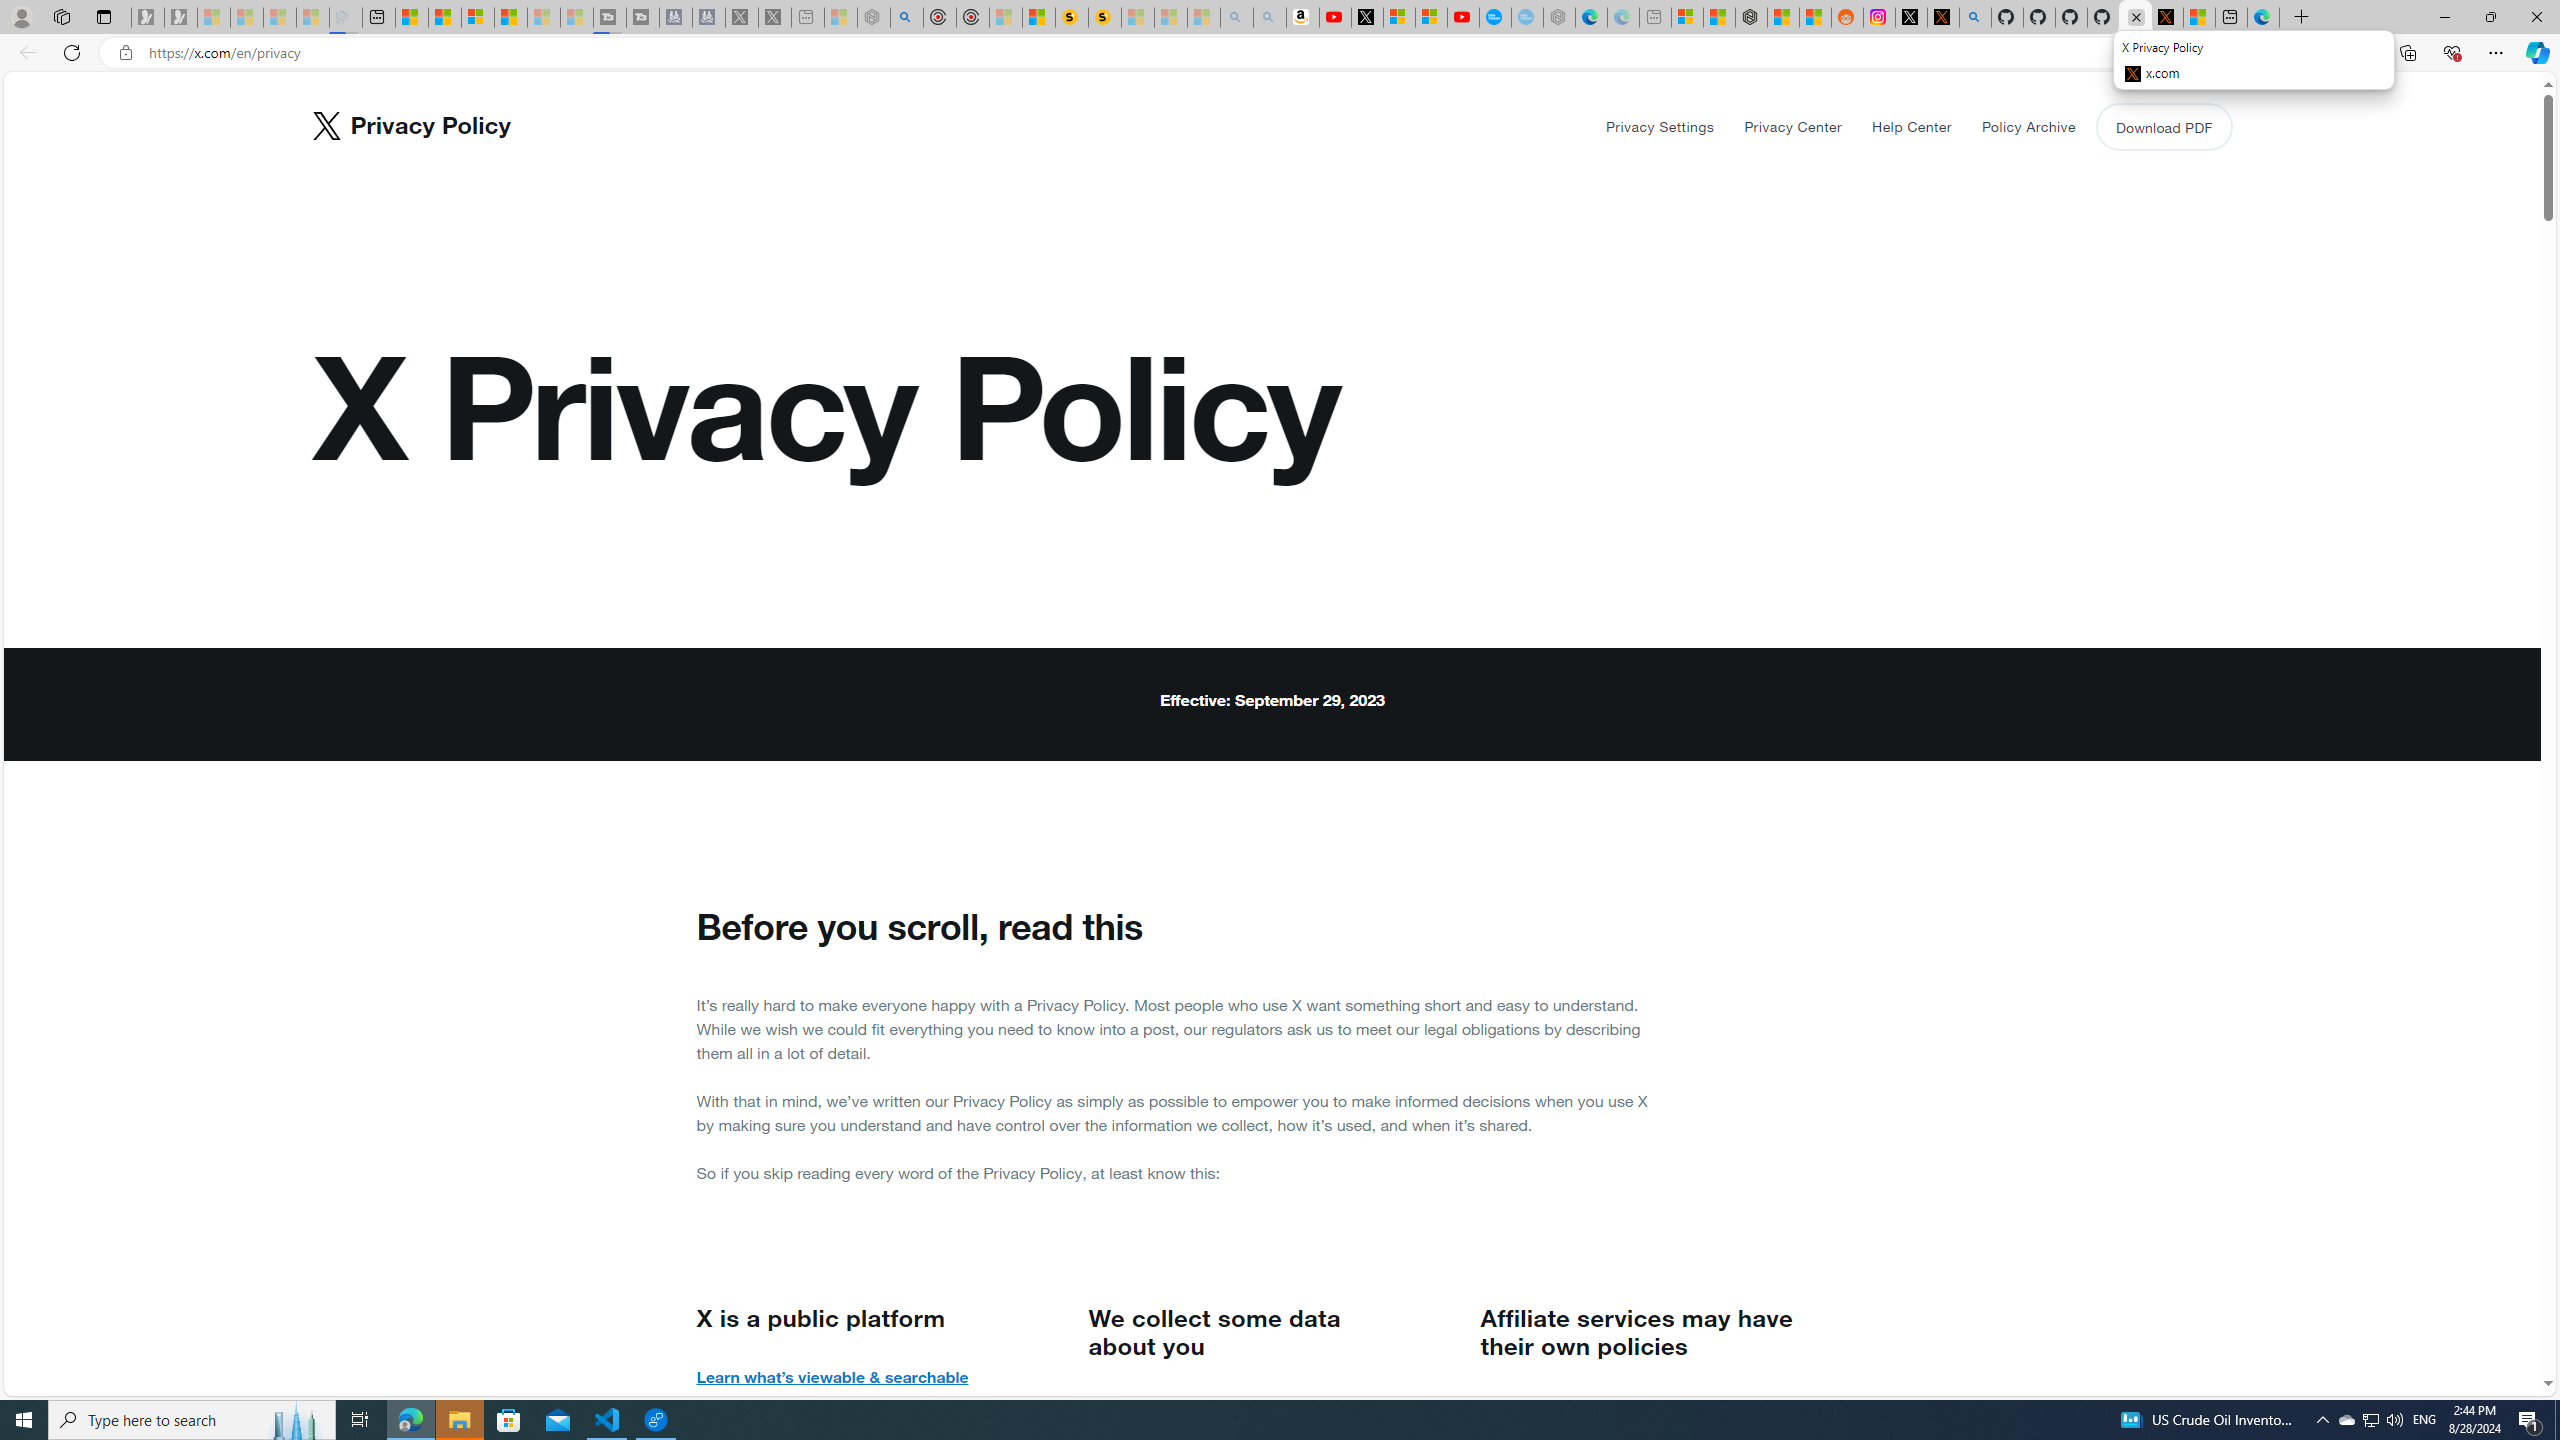 Image resolution: width=2560 pixels, height=1440 pixels. What do you see at coordinates (1660, 126) in the screenshot?
I see `'Privacy Settings'` at bounding box center [1660, 126].